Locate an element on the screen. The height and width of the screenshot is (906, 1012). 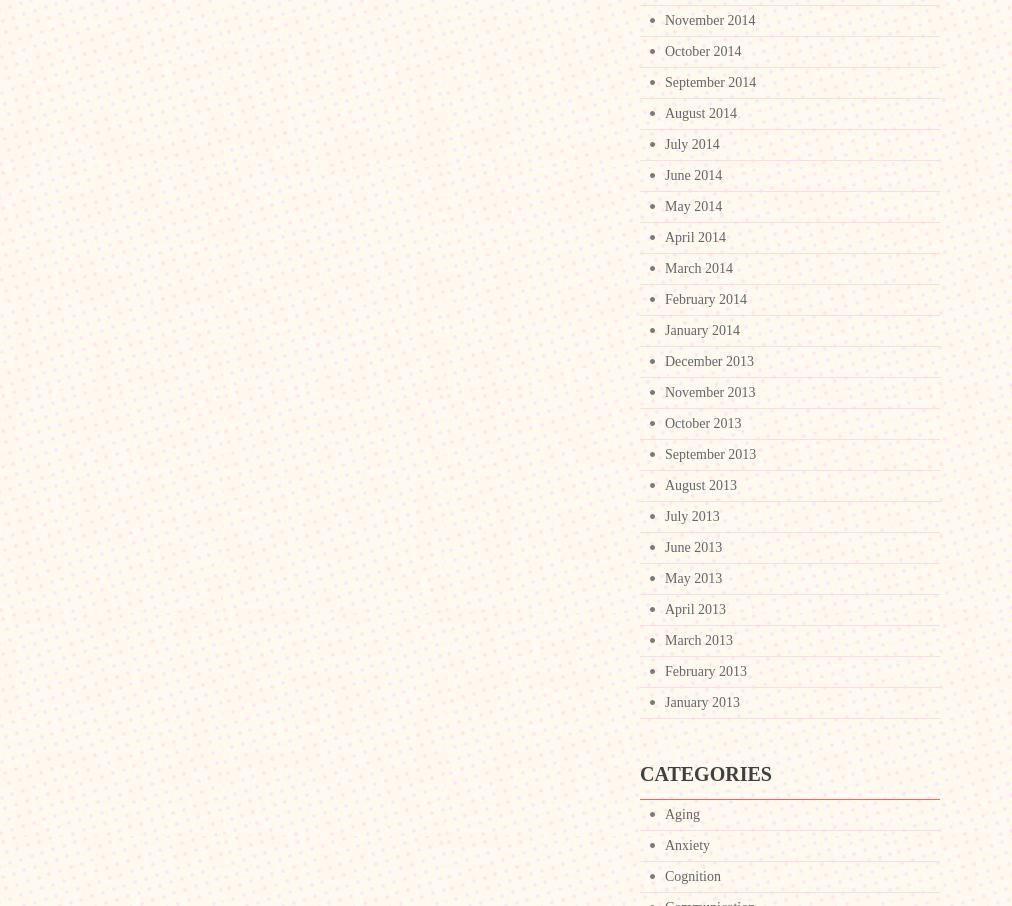
'Cognition' is located at coordinates (664, 876).